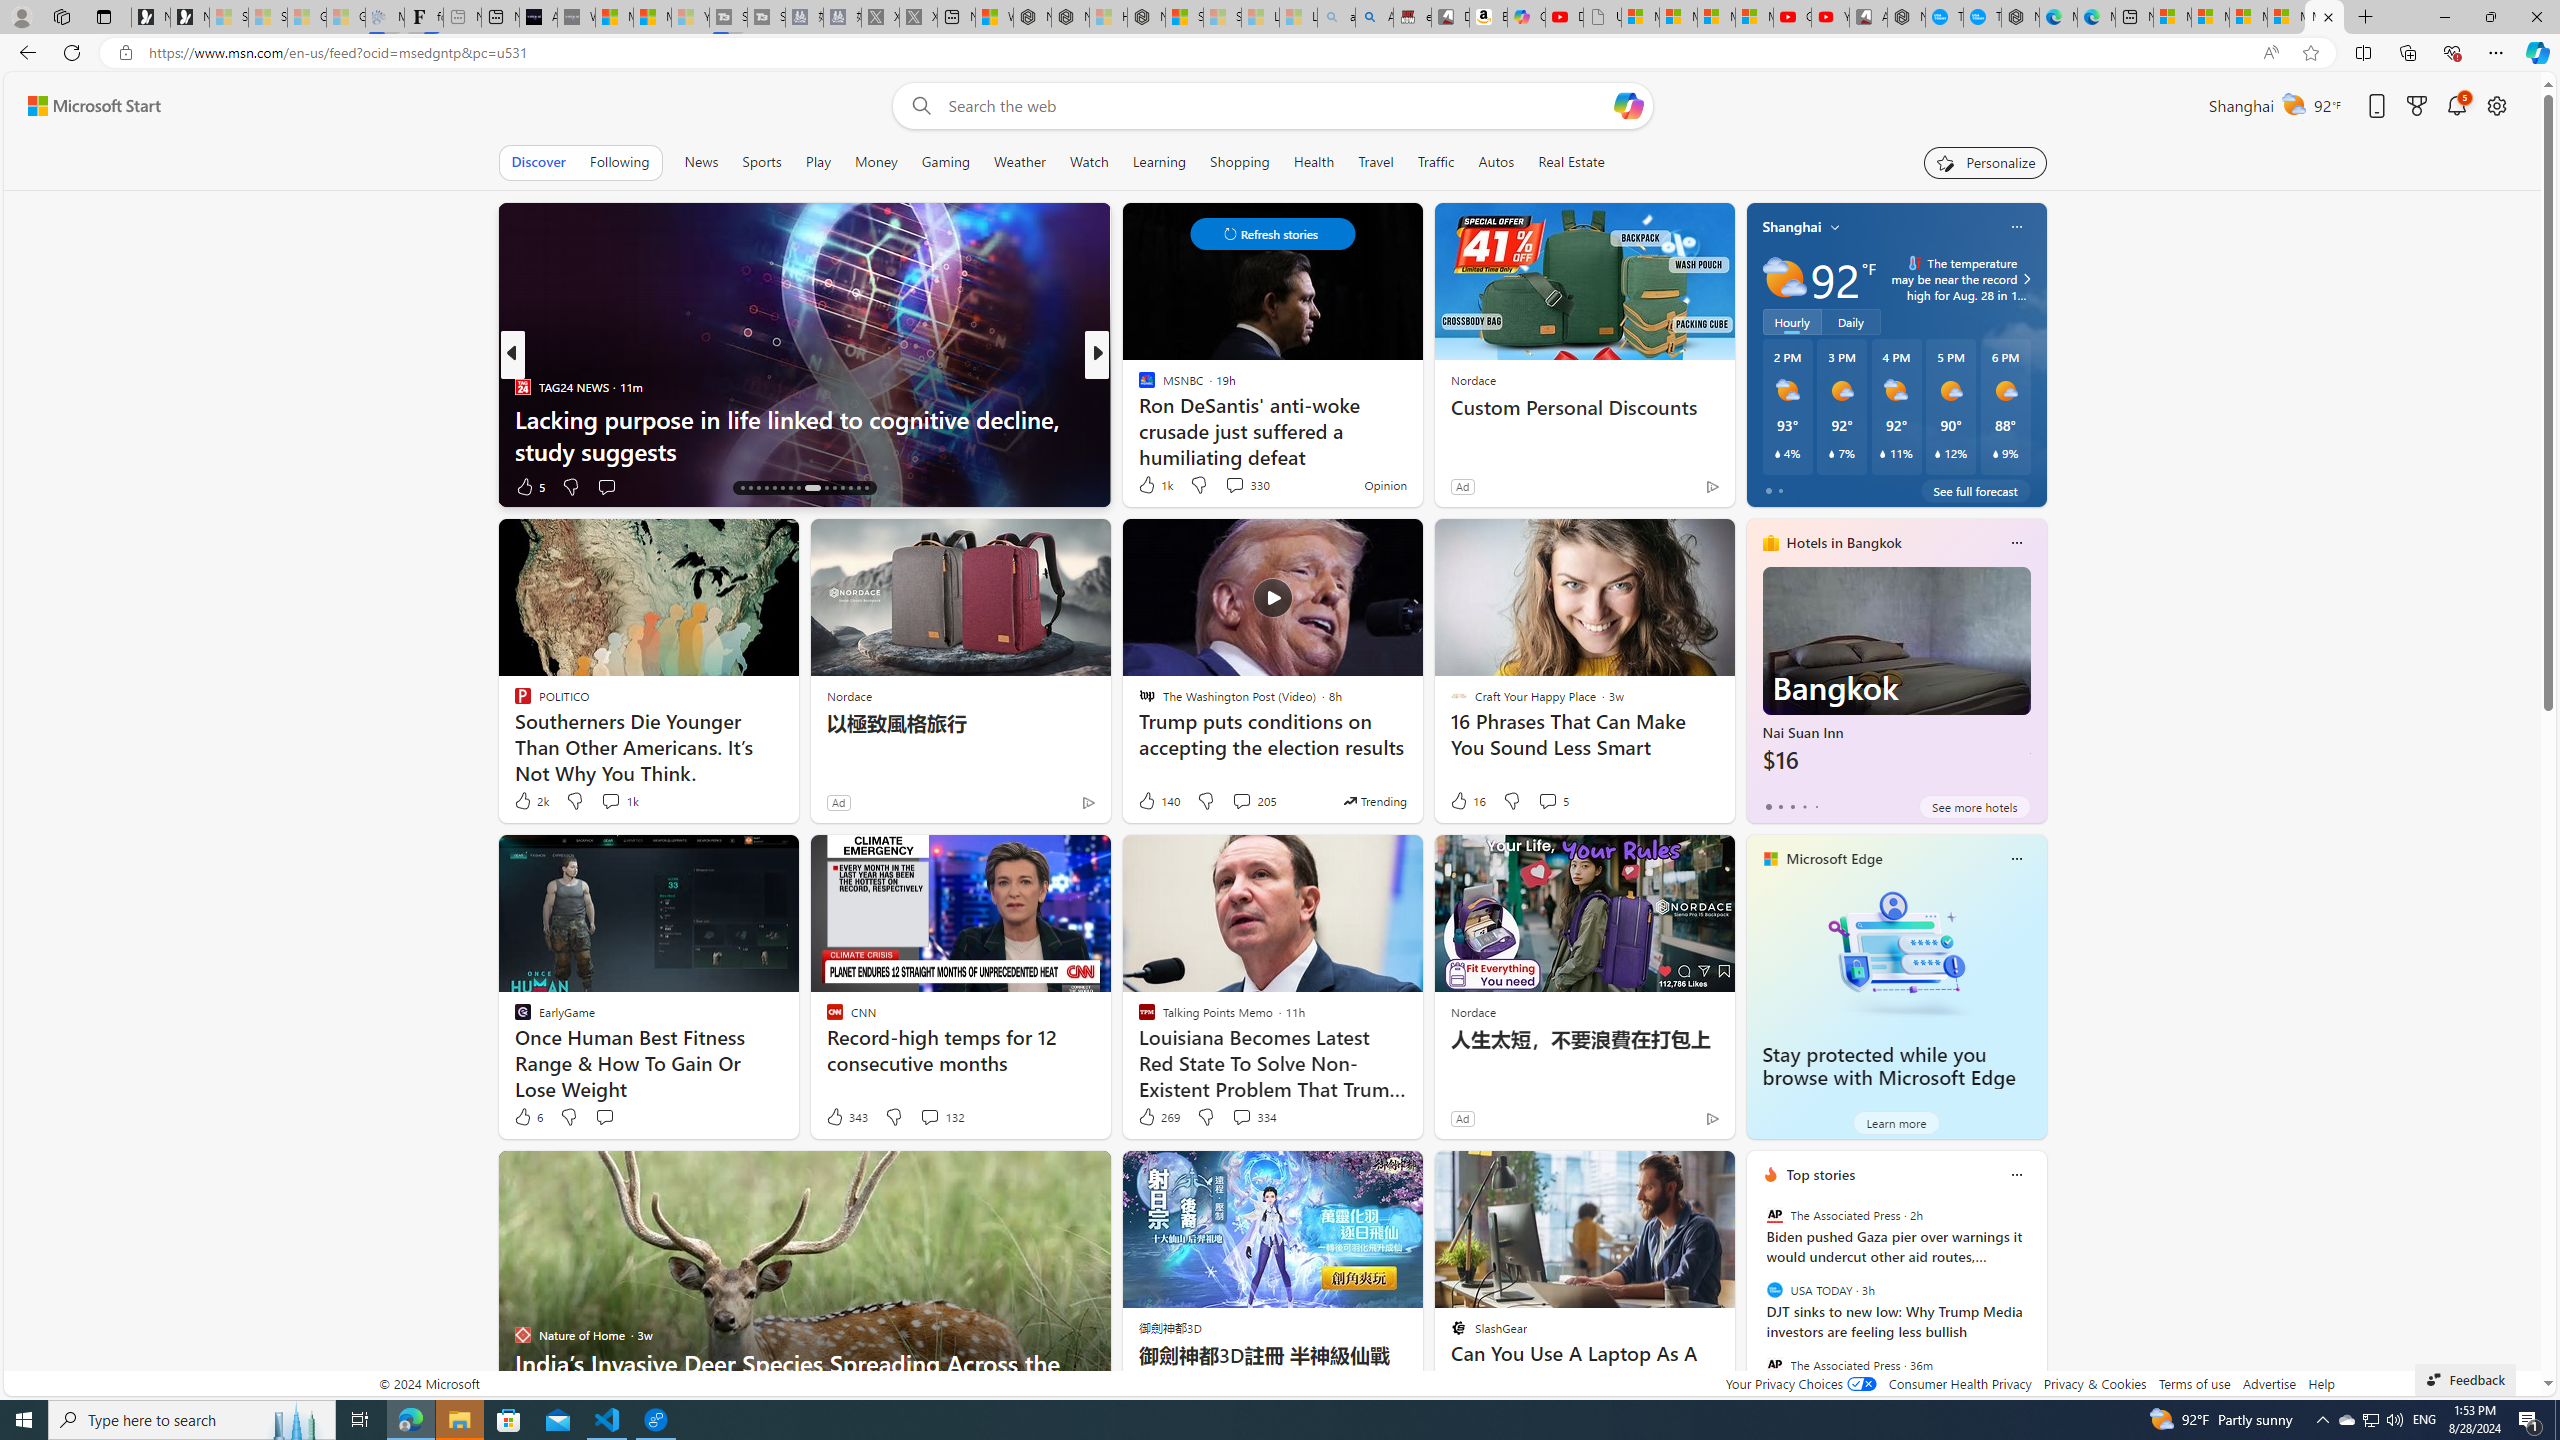 This screenshot has width=2560, height=1440. I want to click on 'Top stories', so click(1821, 1175).